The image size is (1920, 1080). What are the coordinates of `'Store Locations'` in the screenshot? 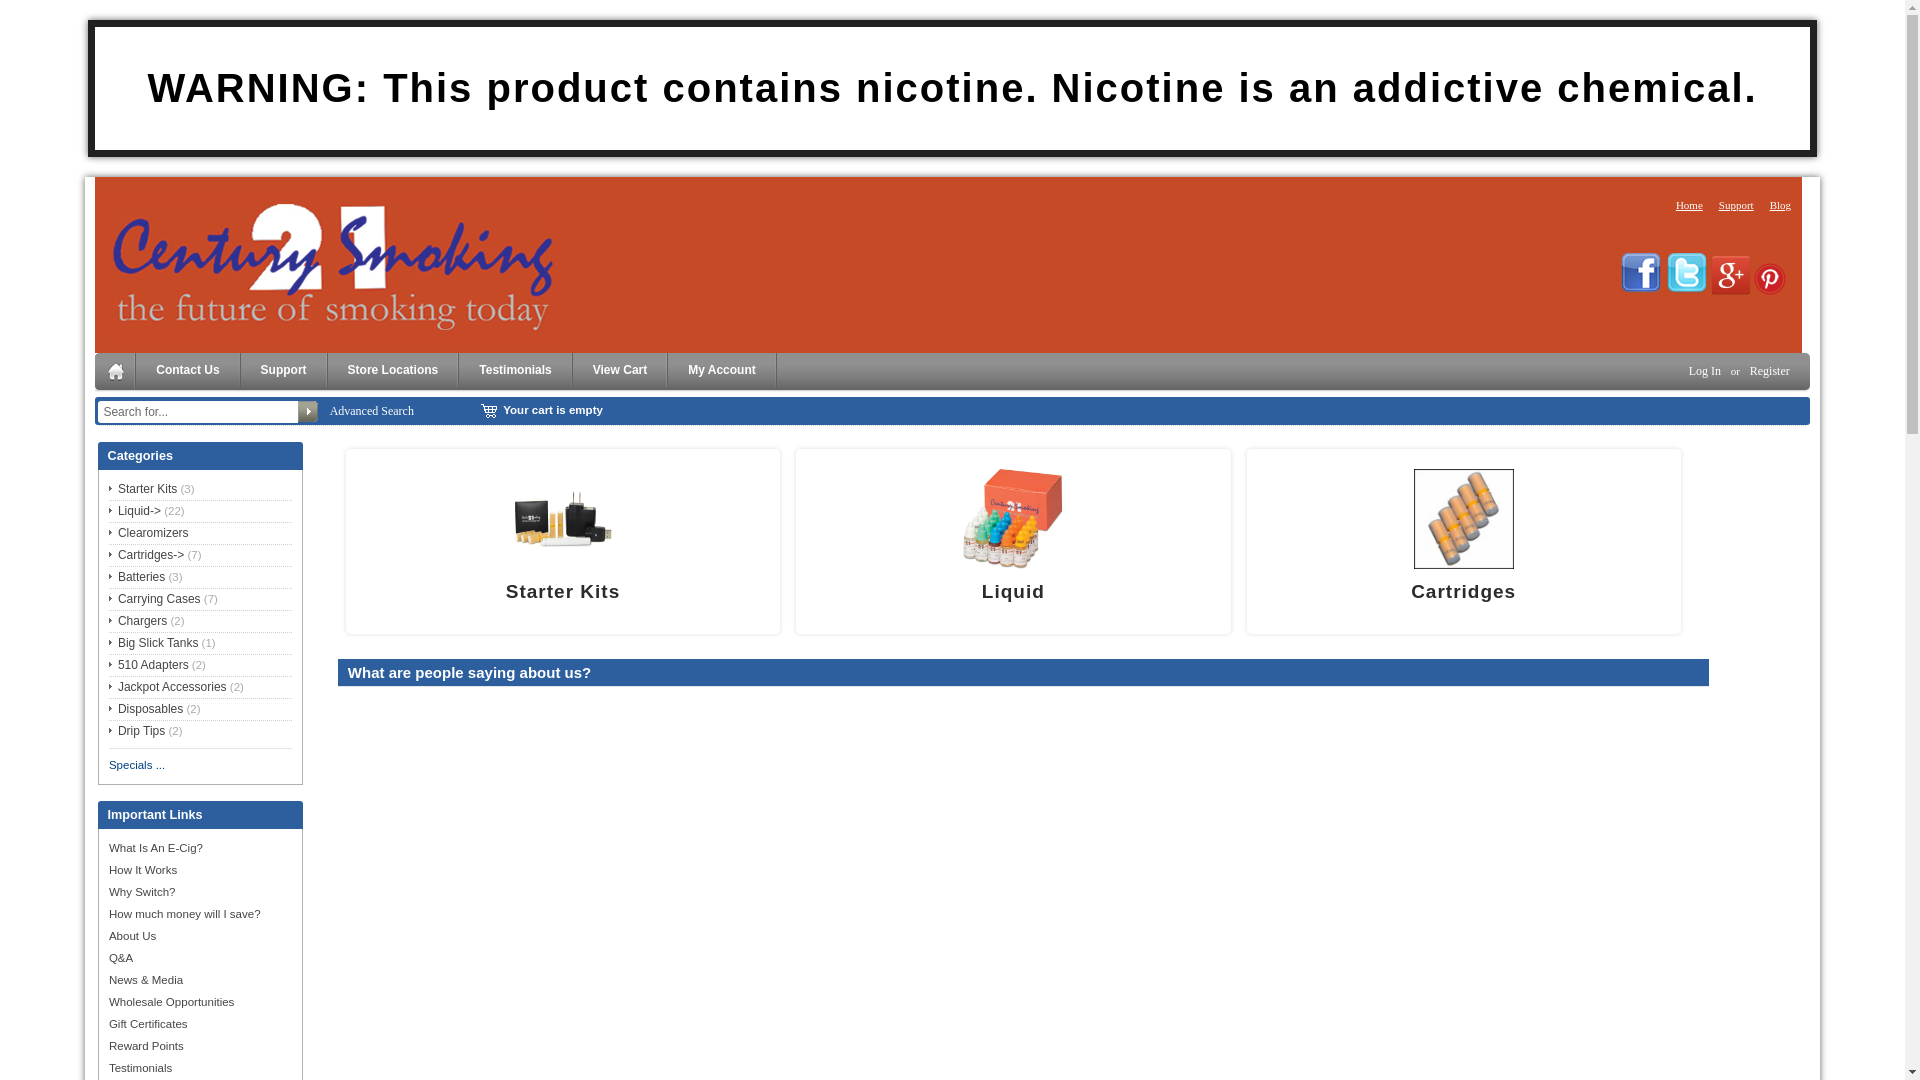 It's located at (393, 370).